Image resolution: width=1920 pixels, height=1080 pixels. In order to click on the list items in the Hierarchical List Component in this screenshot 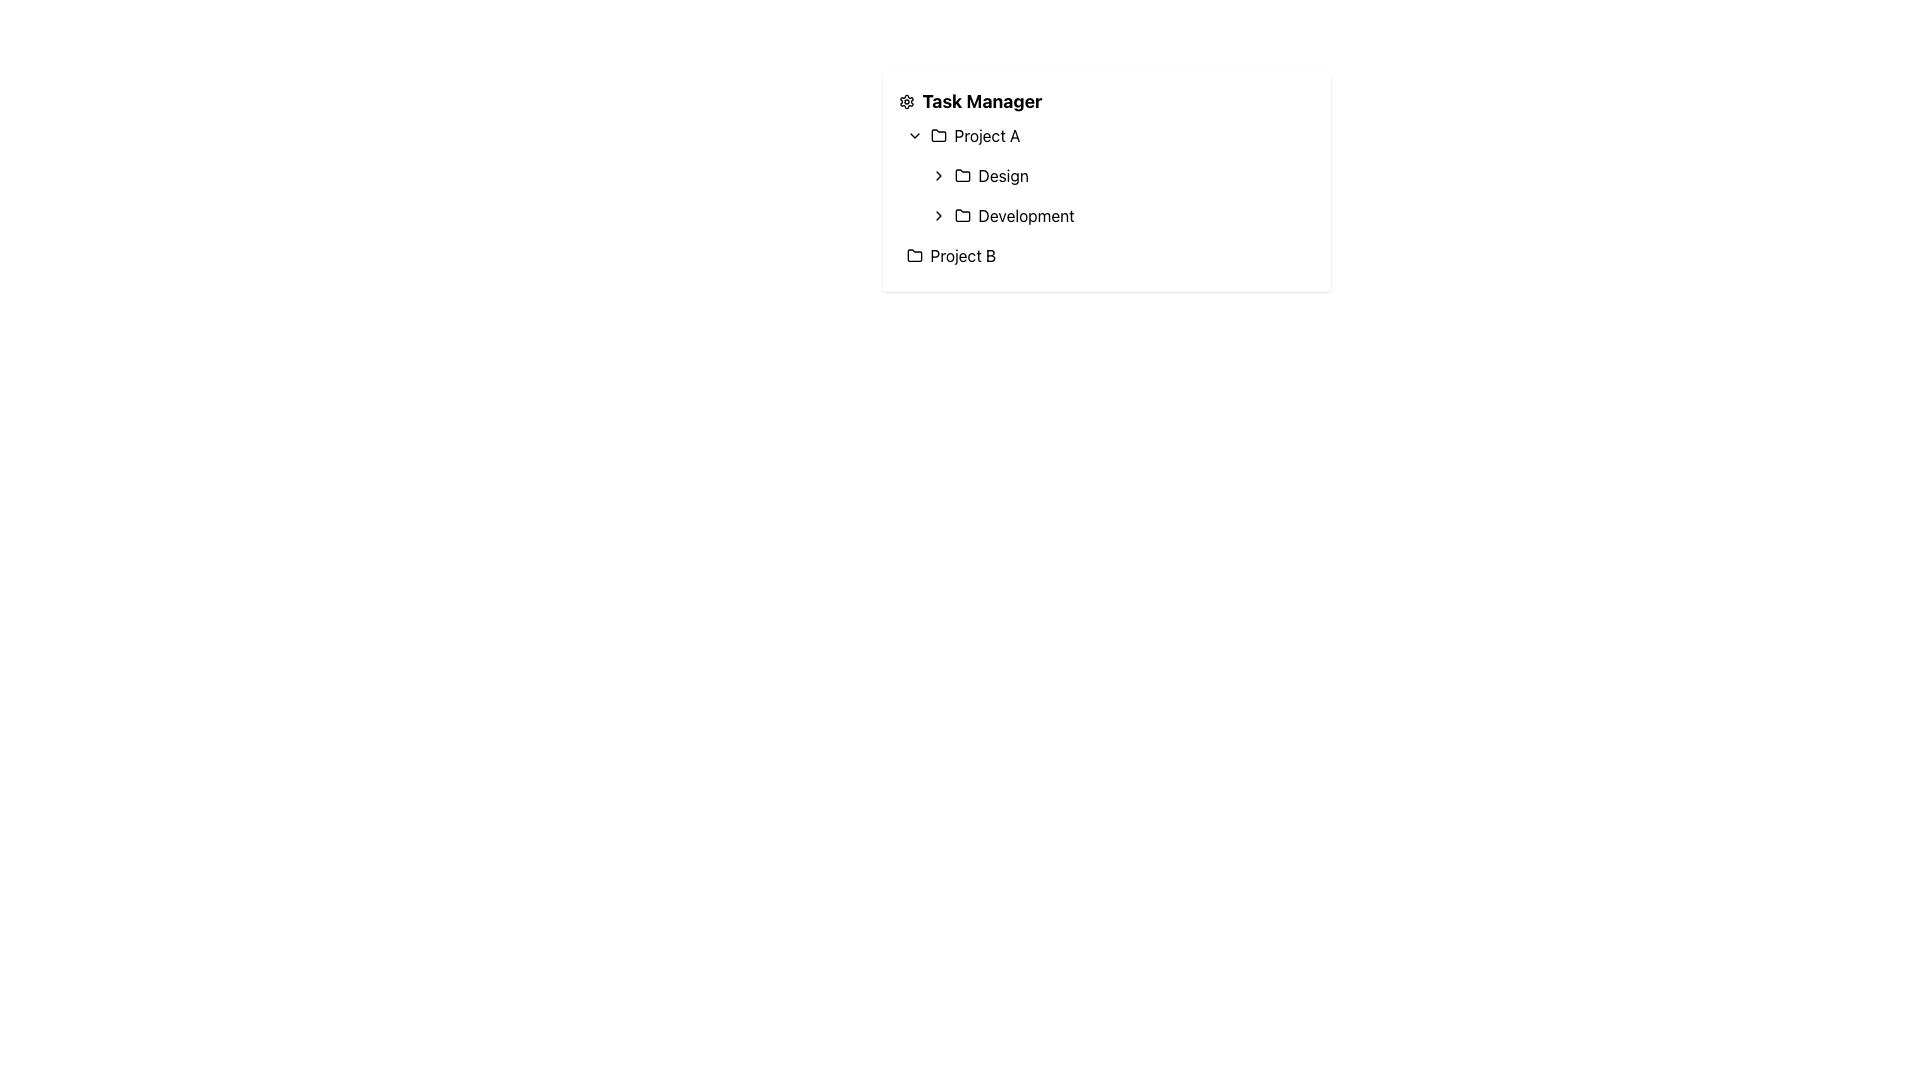, I will do `click(1105, 181)`.